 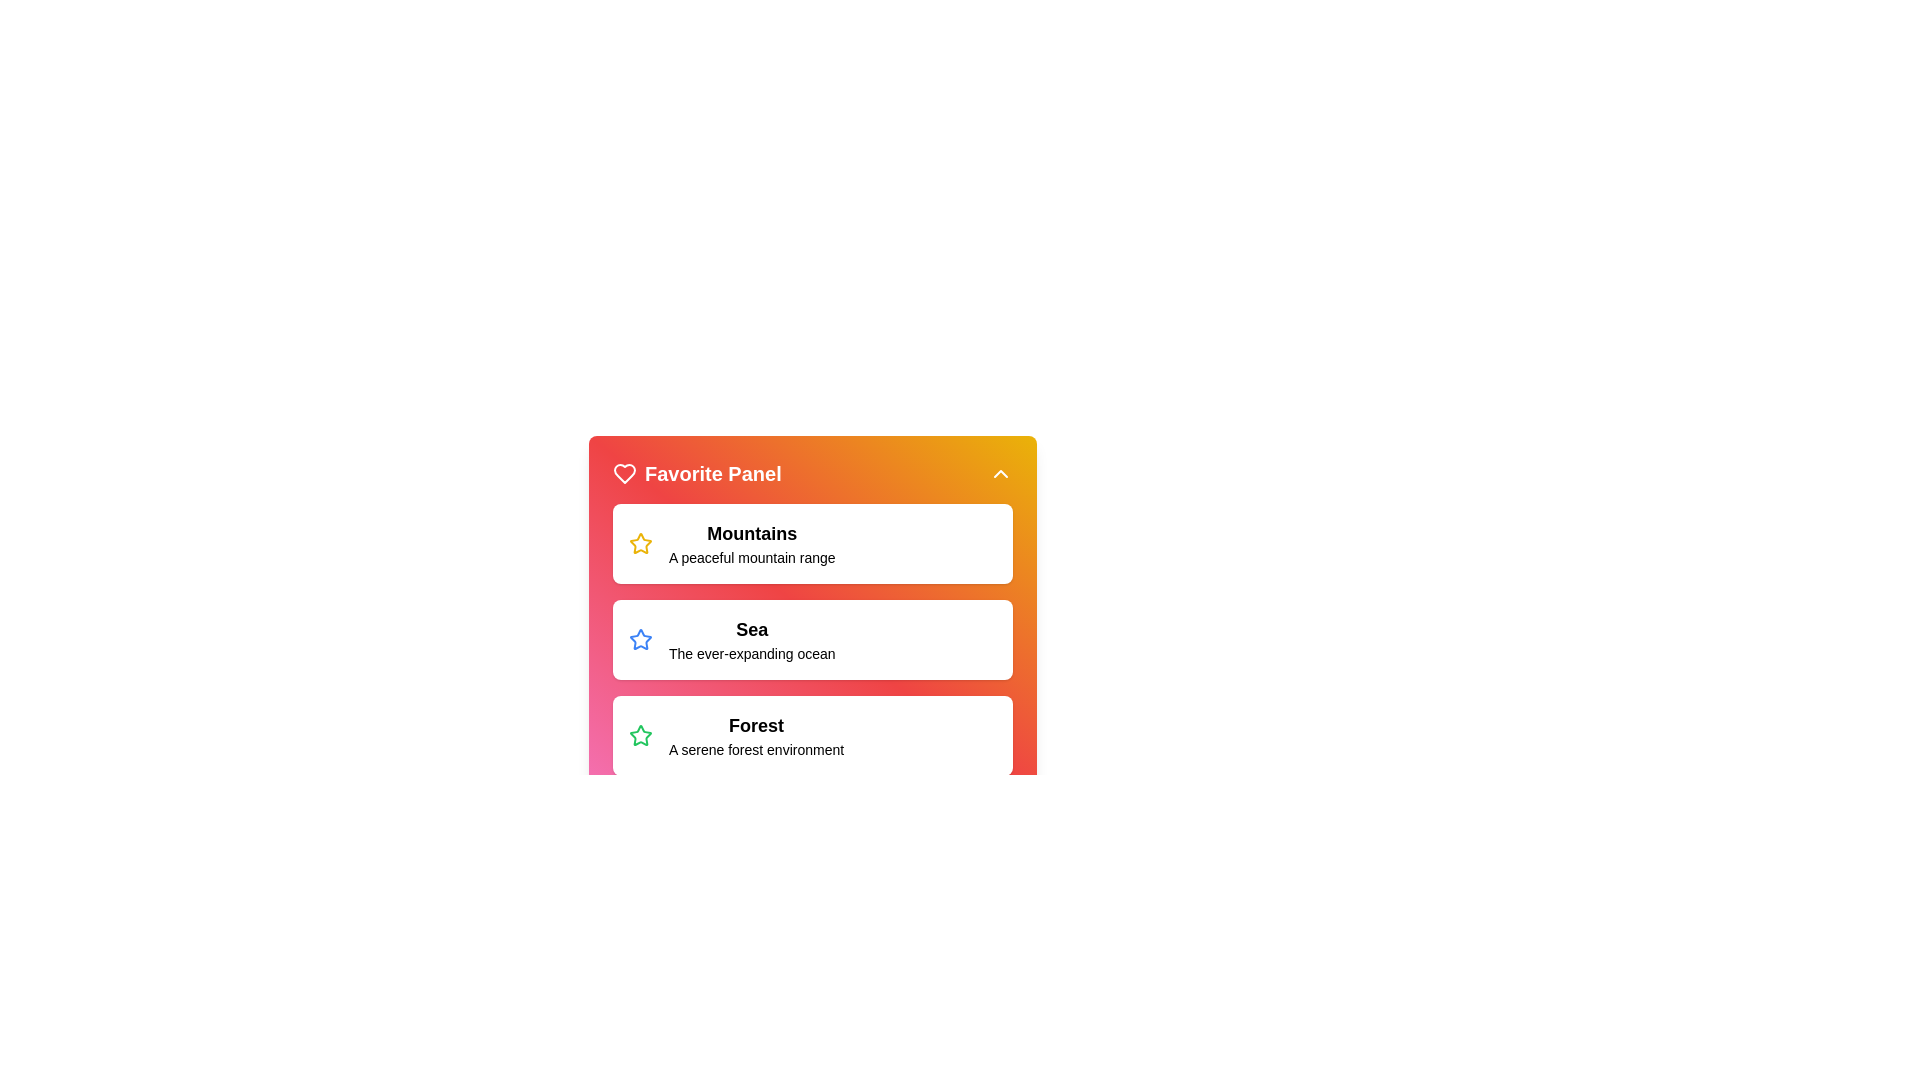 What do you see at coordinates (641, 543) in the screenshot?
I see `the star-shaped icon with a golden yellow outline located to the left of the text 'Sea' in the 'Favorite Panel' menu` at bounding box center [641, 543].